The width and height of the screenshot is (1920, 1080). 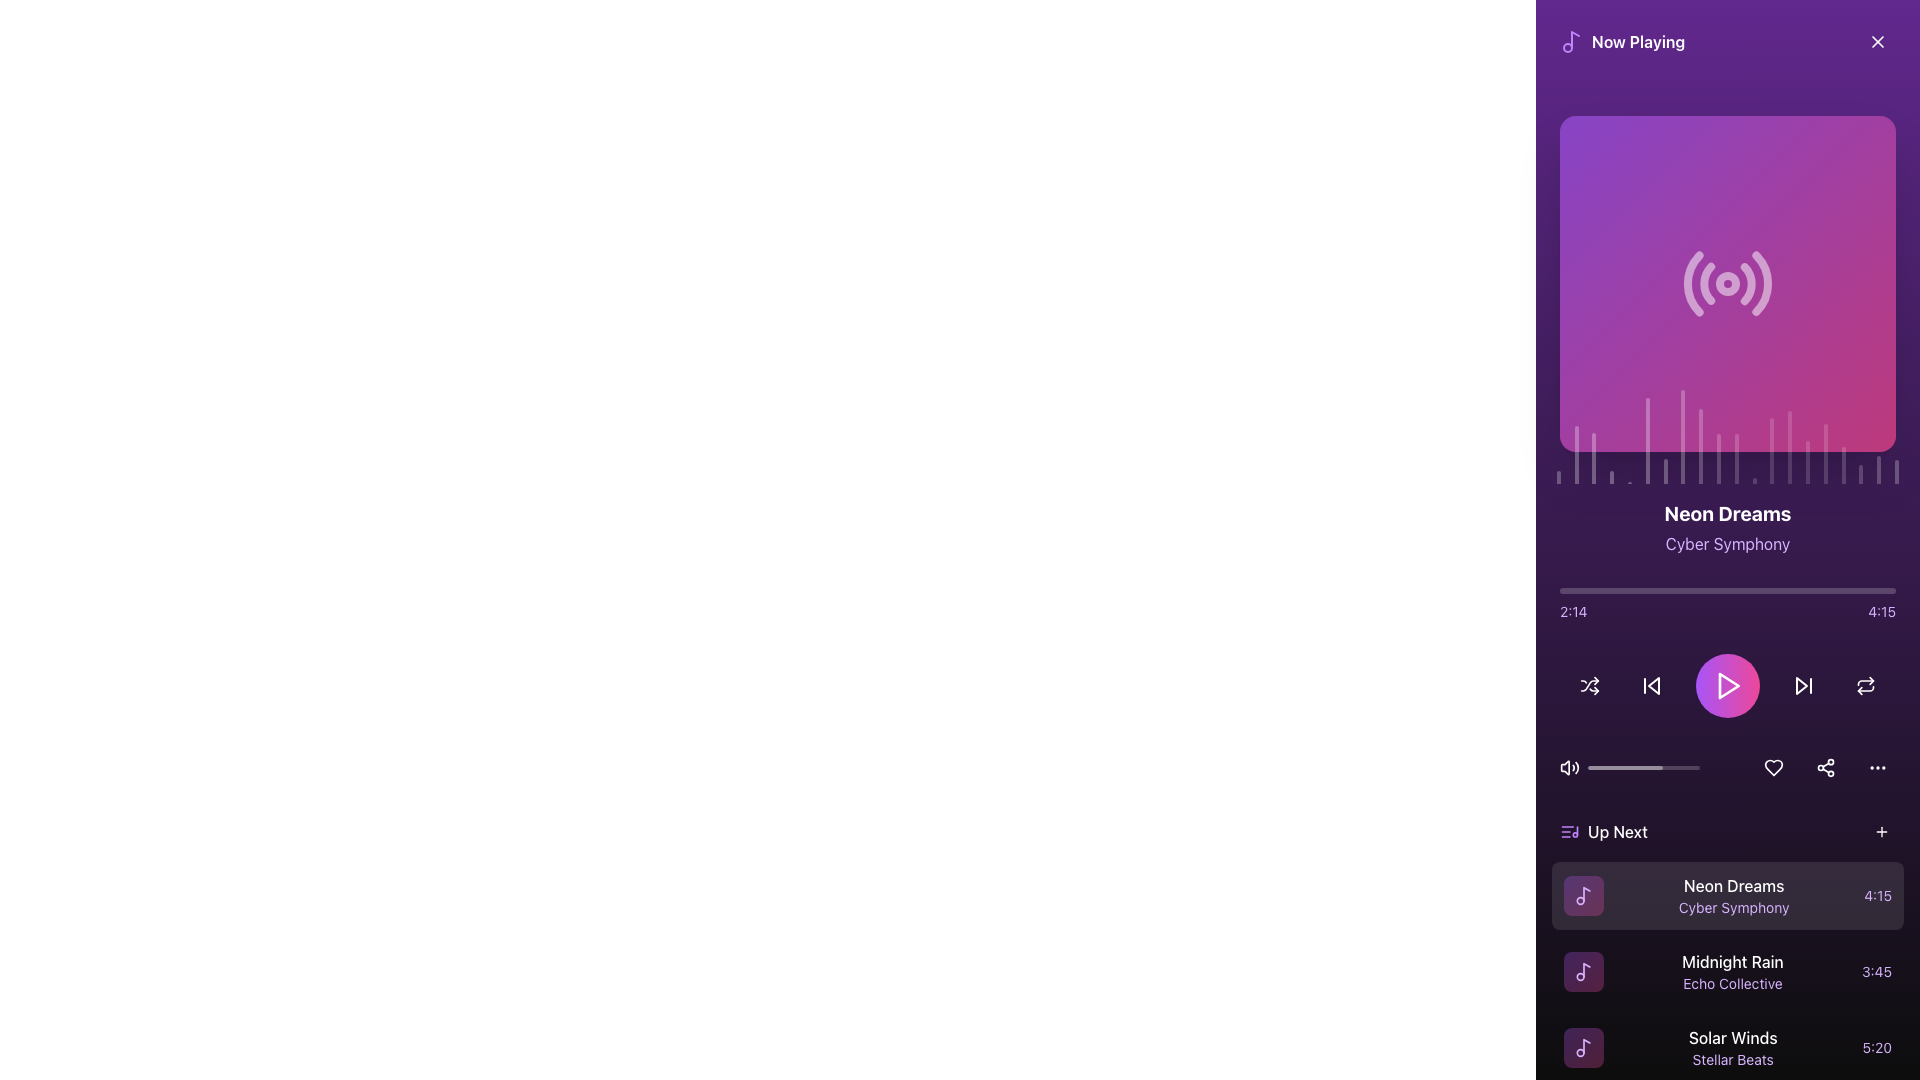 I want to click on the 'Skip Back' control icon, so click(x=1654, y=685).